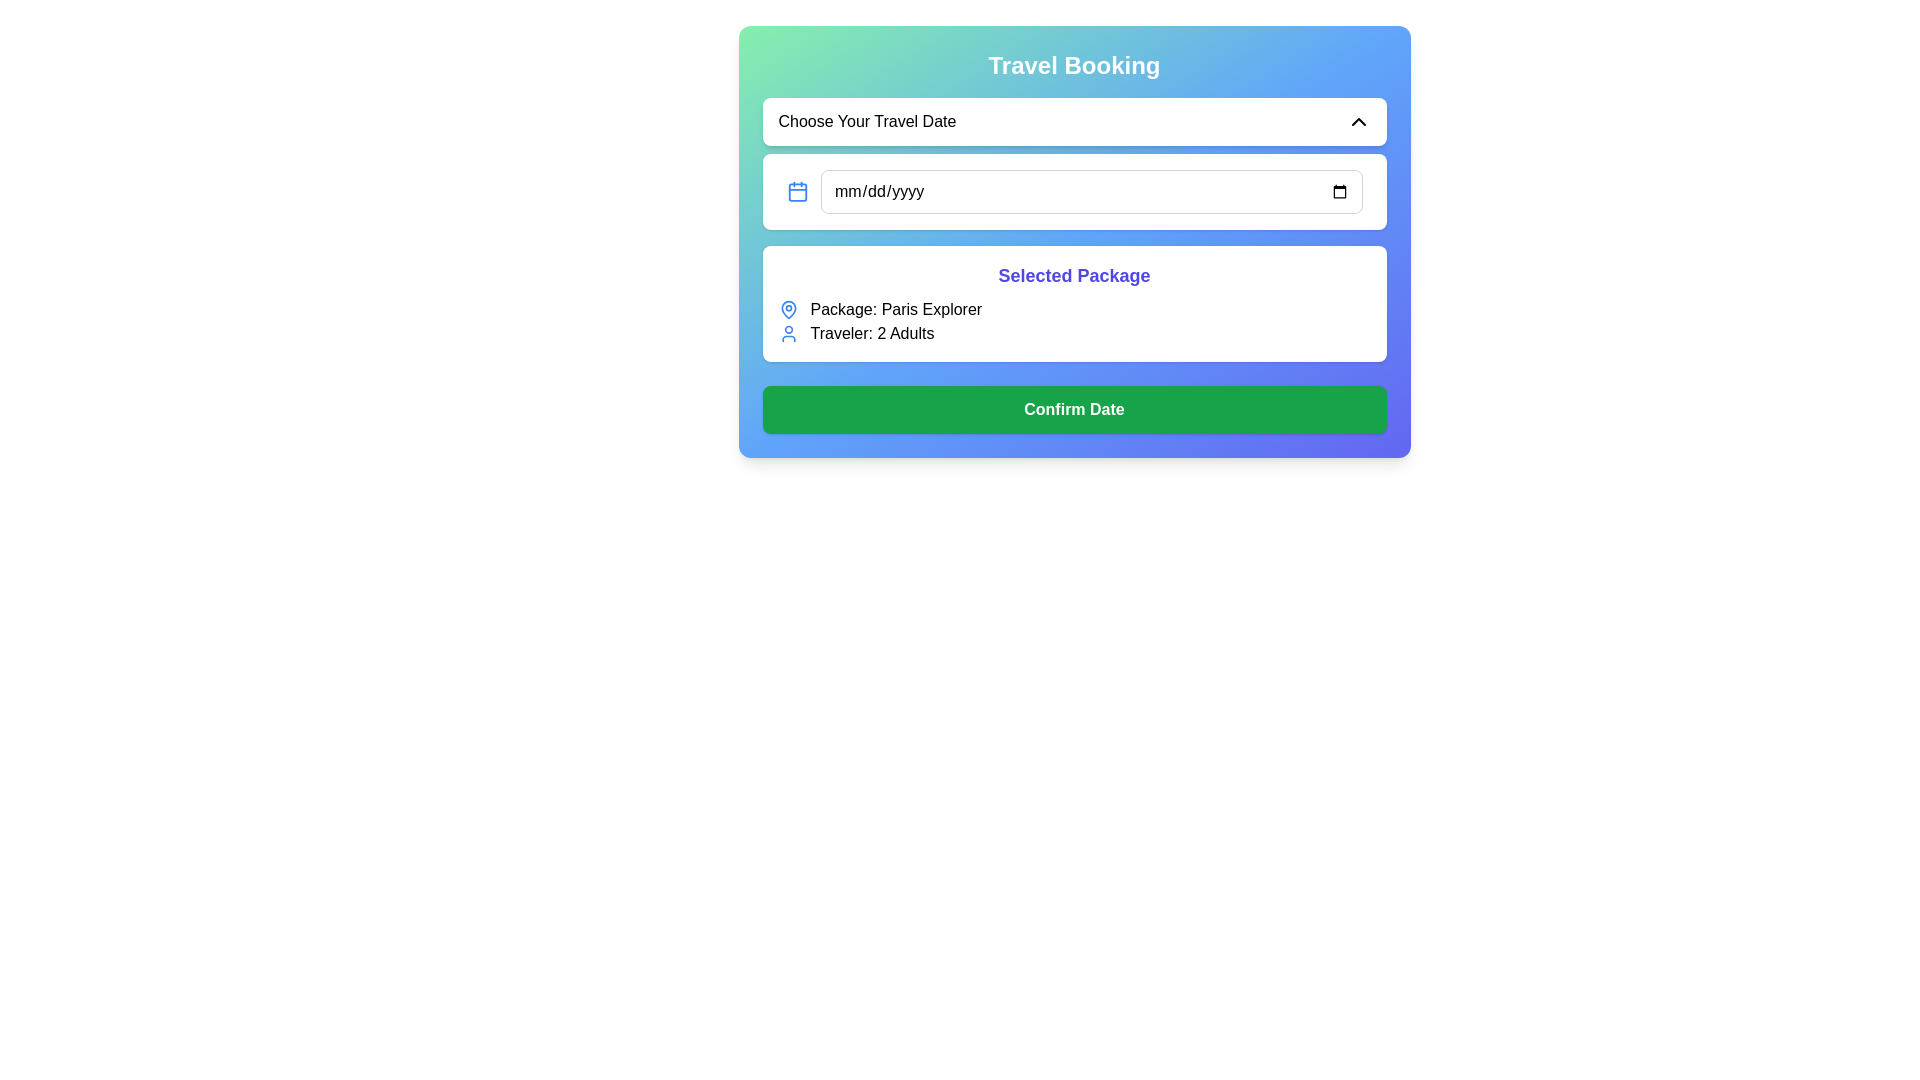  I want to click on the static text label displaying 'Traveler: 2 Adults', which is located in the 'Selected Package' section of the travel booking interface, so click(872, 333).